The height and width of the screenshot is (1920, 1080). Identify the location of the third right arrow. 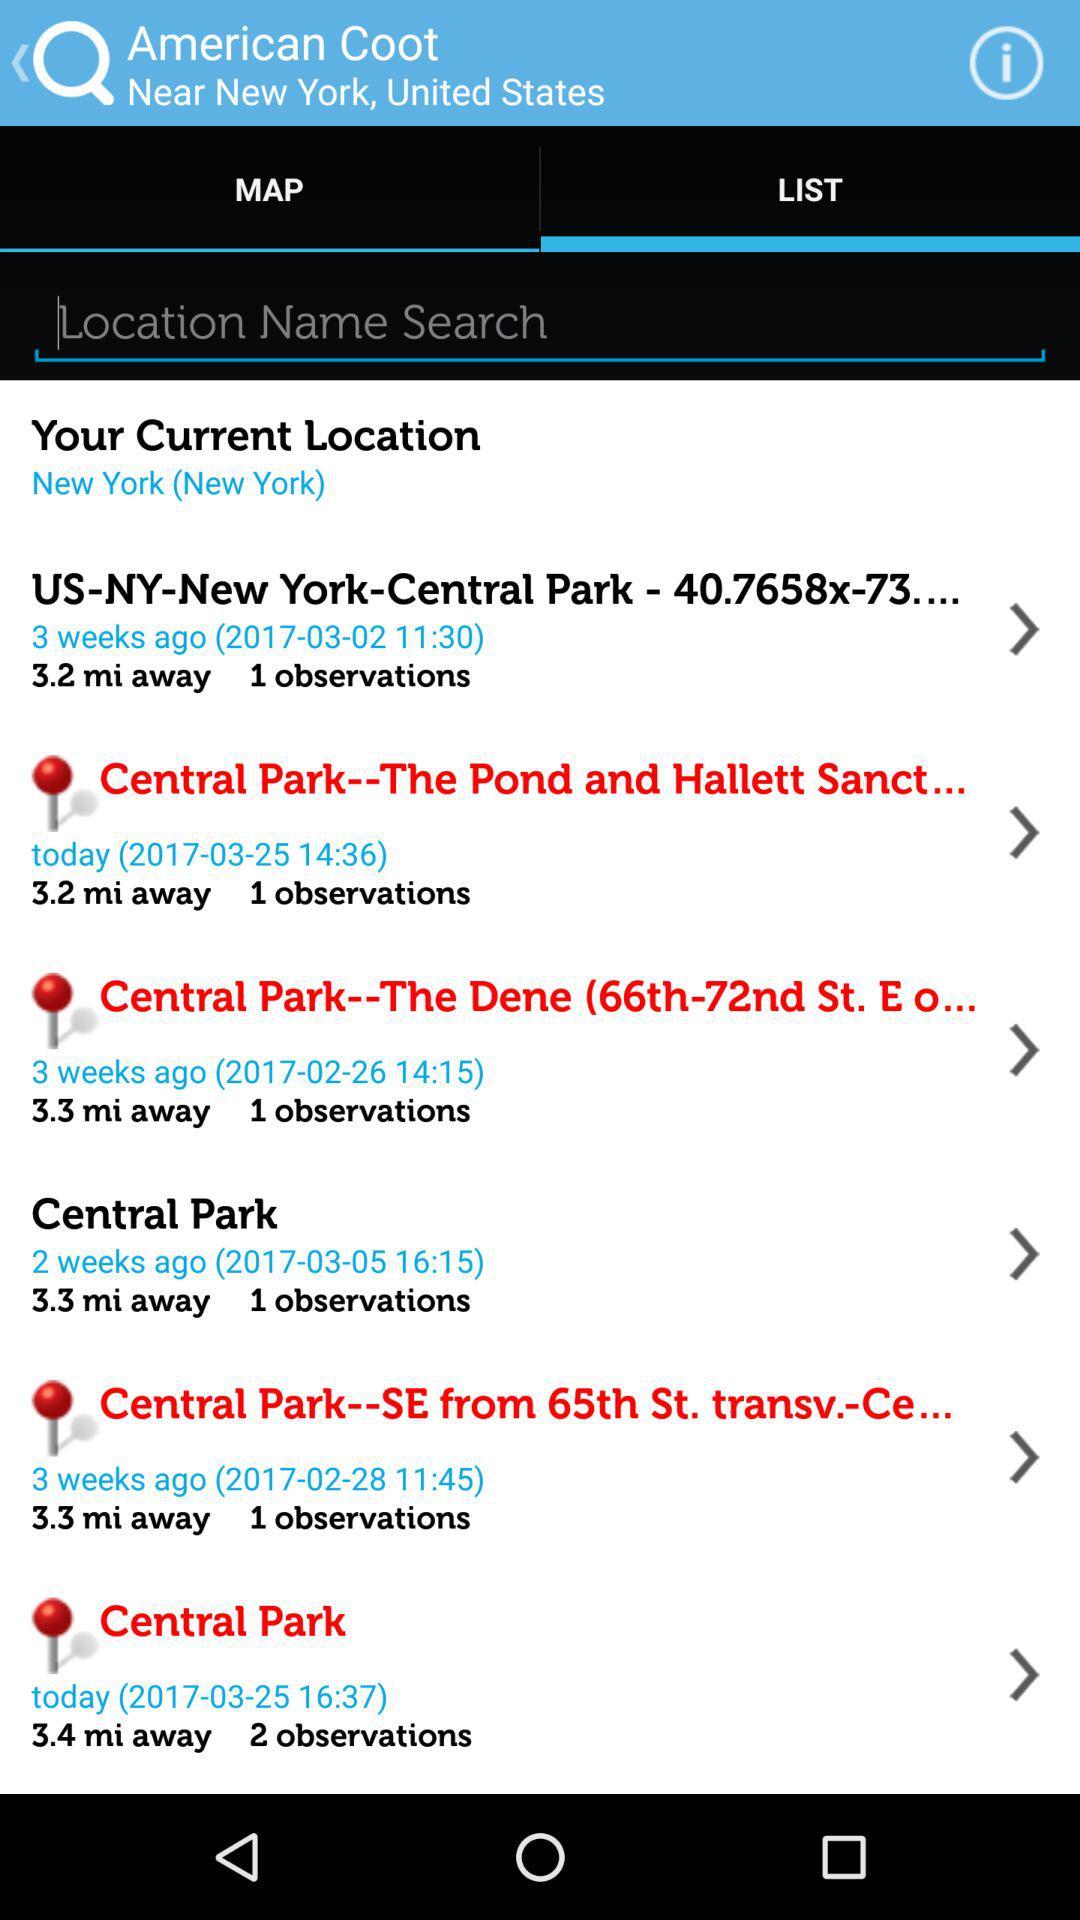
(1024, 1049).